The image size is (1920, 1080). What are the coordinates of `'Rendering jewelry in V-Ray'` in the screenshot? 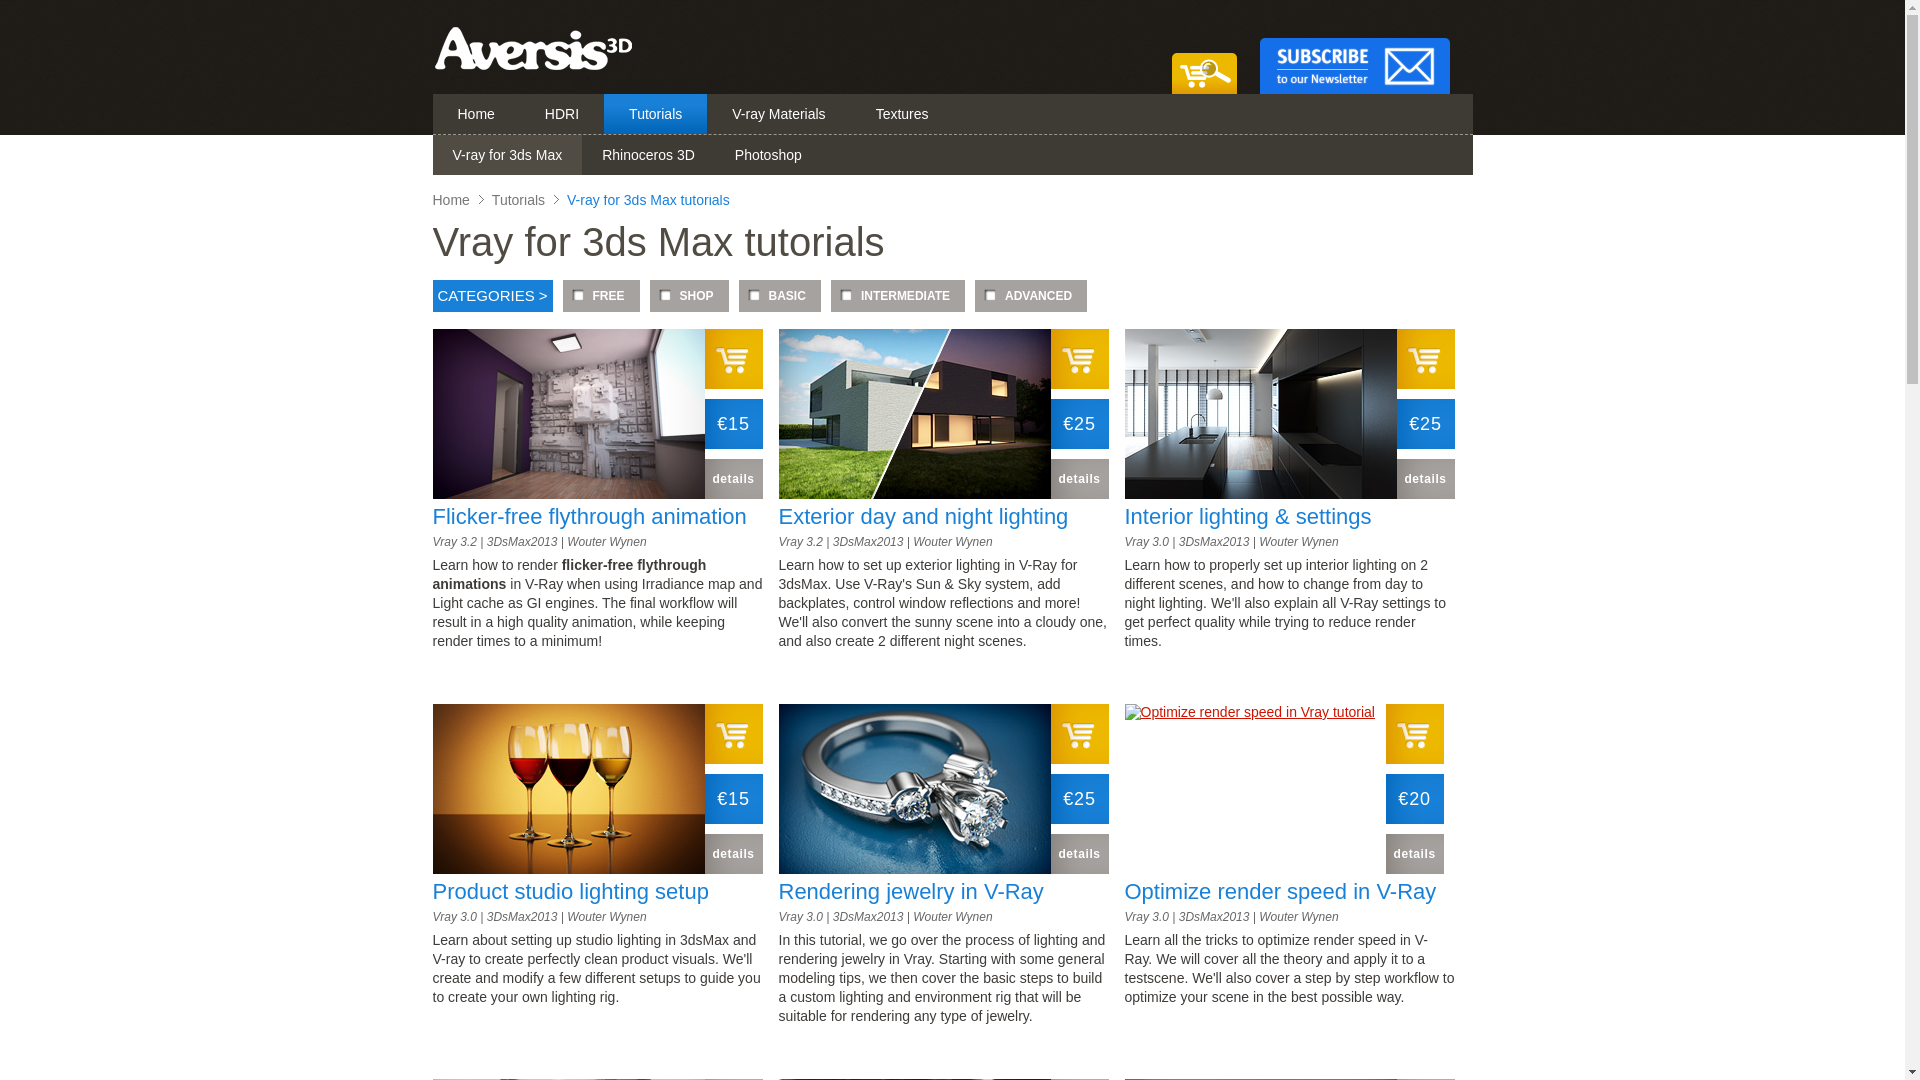 It's located at (776, 890).